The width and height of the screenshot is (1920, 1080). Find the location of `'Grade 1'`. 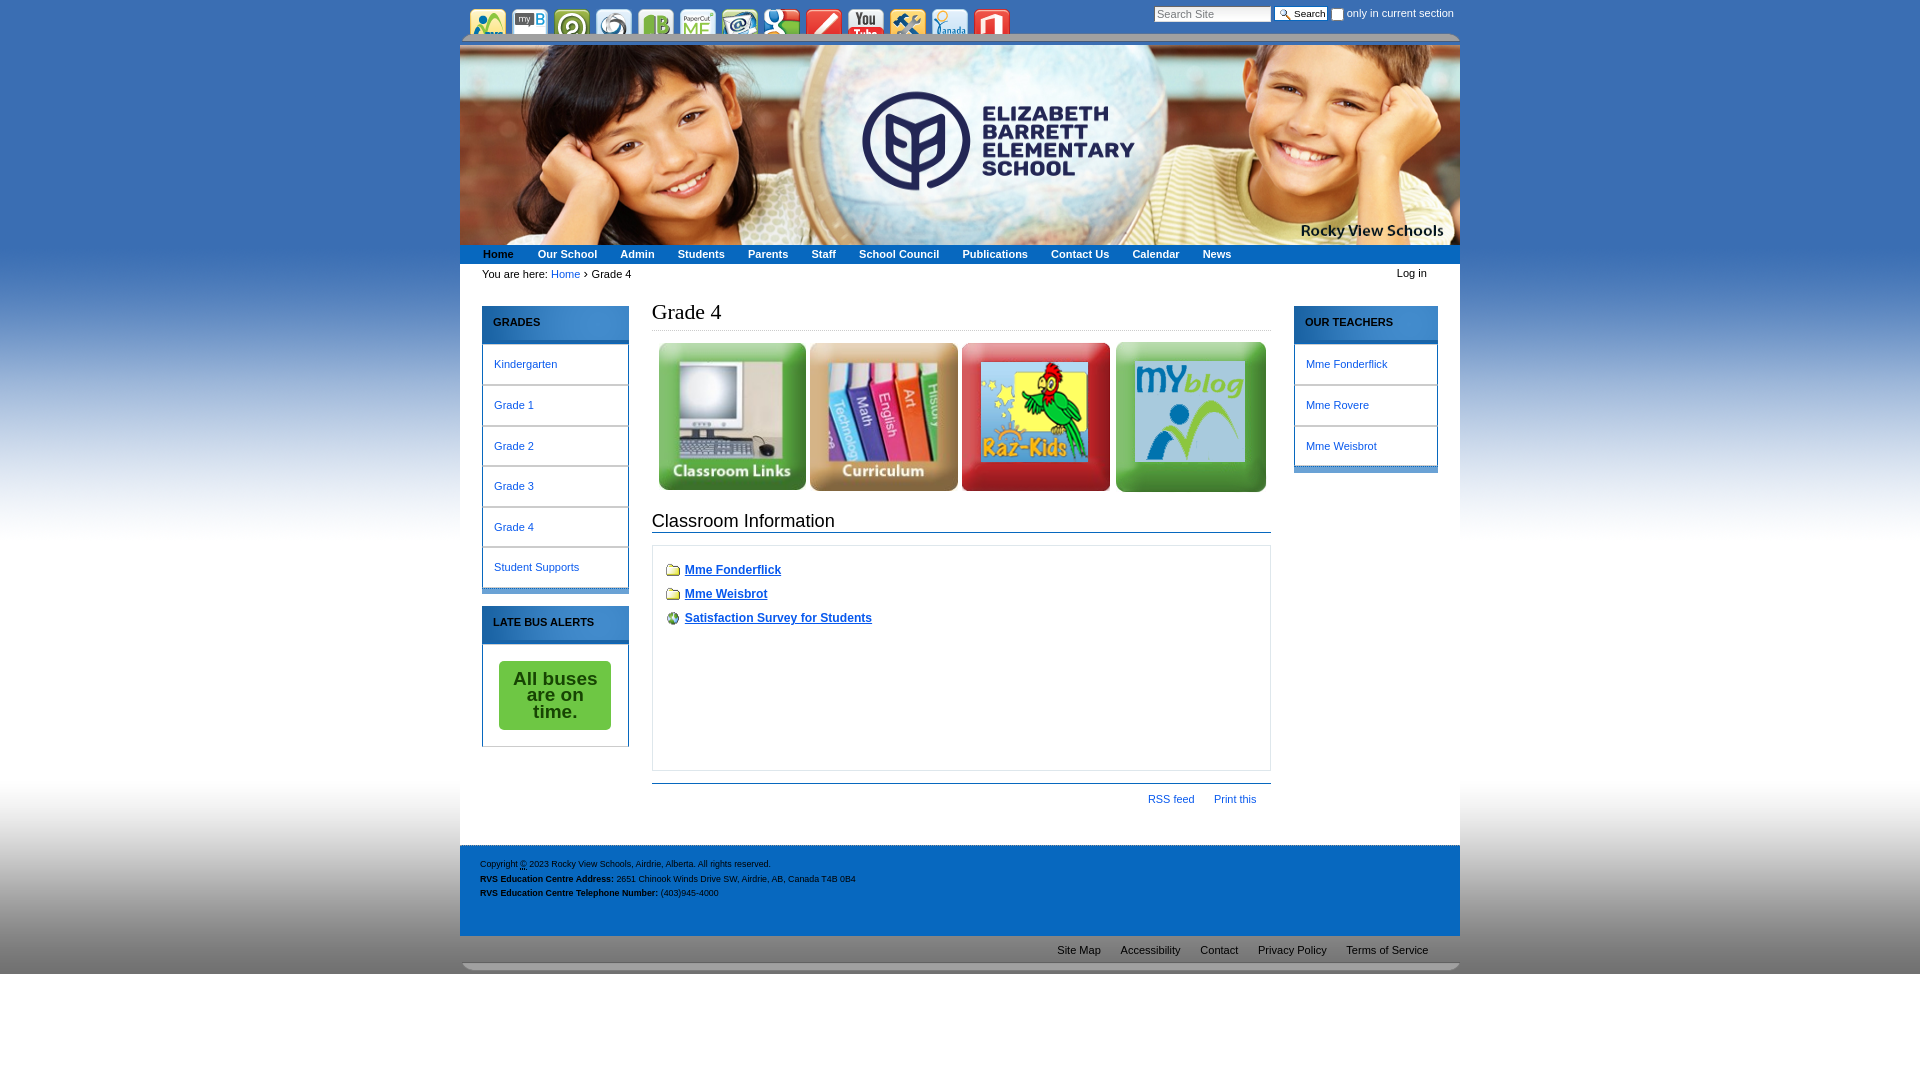

'Grade 1' is located at coordinates (555, 405).